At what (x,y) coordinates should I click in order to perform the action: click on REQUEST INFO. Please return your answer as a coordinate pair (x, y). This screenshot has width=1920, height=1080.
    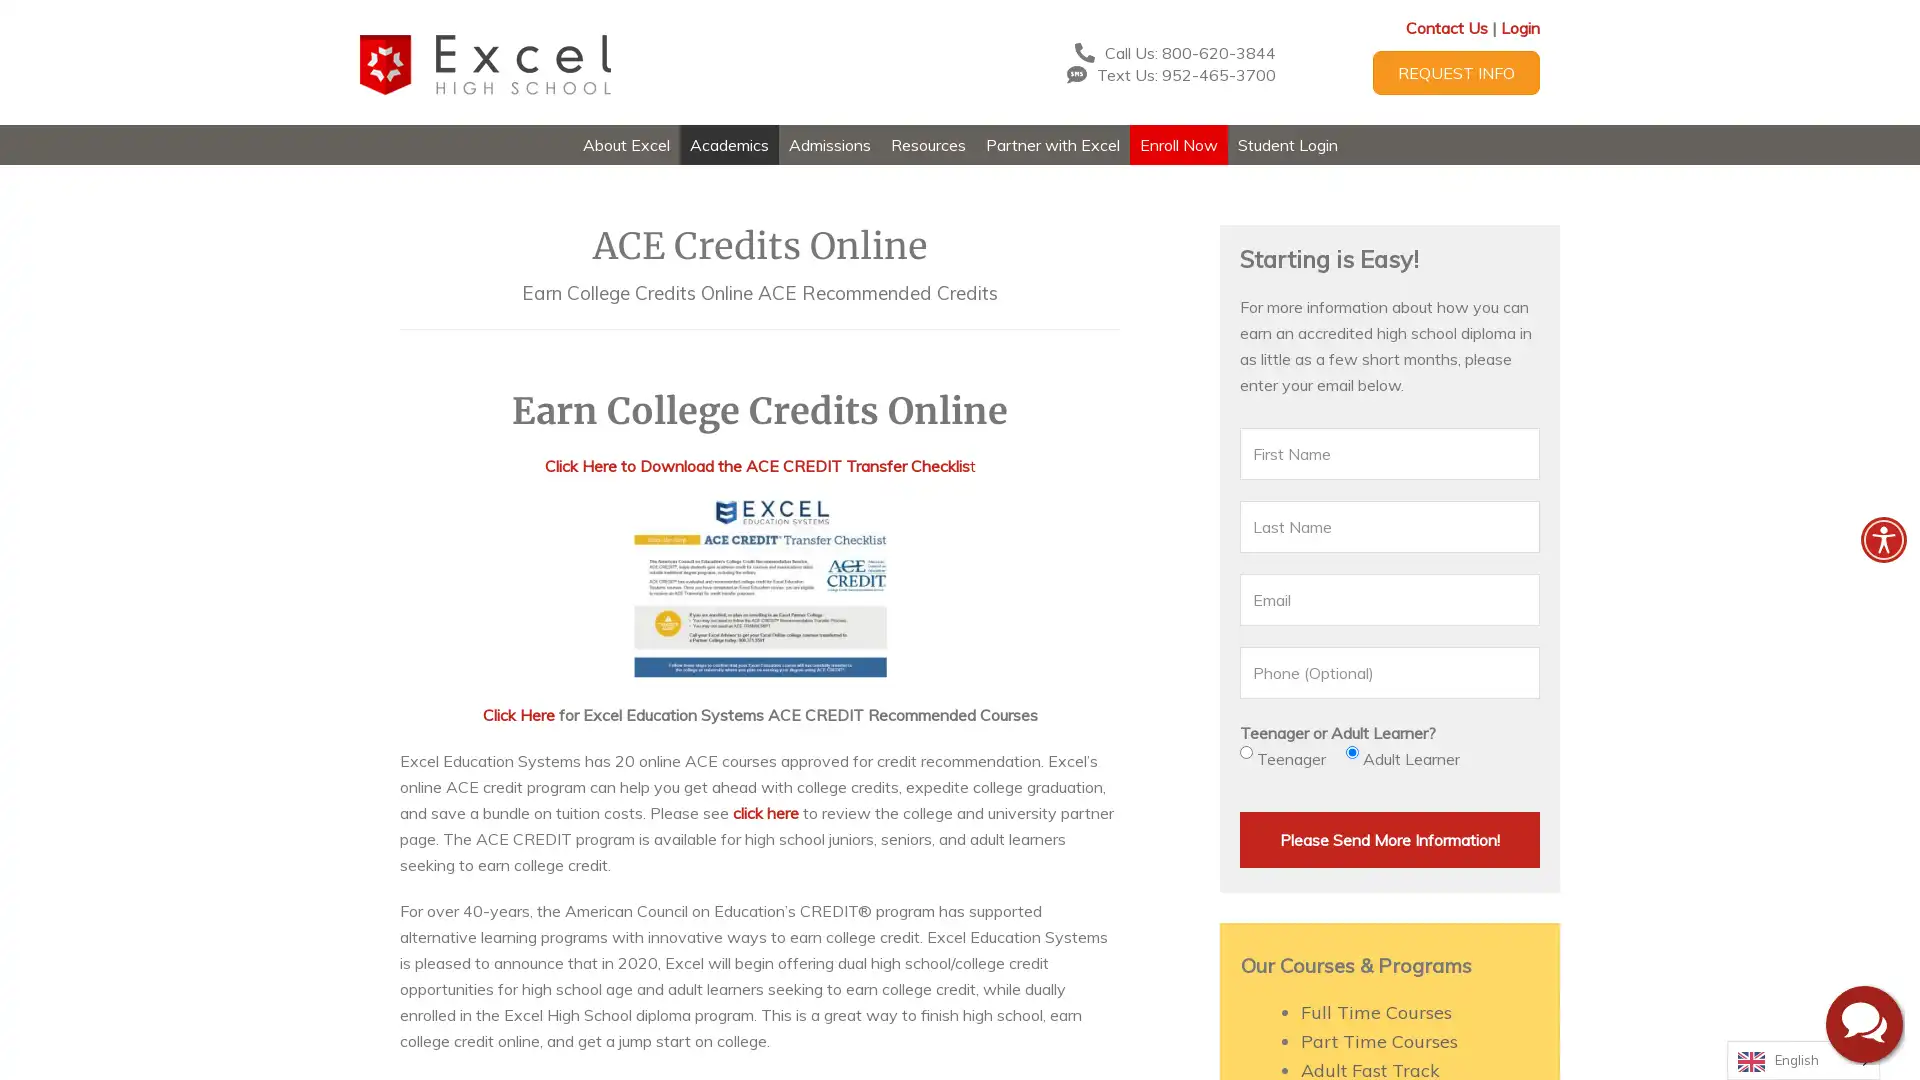
    Looking at the image, I should click on (1455, 72).